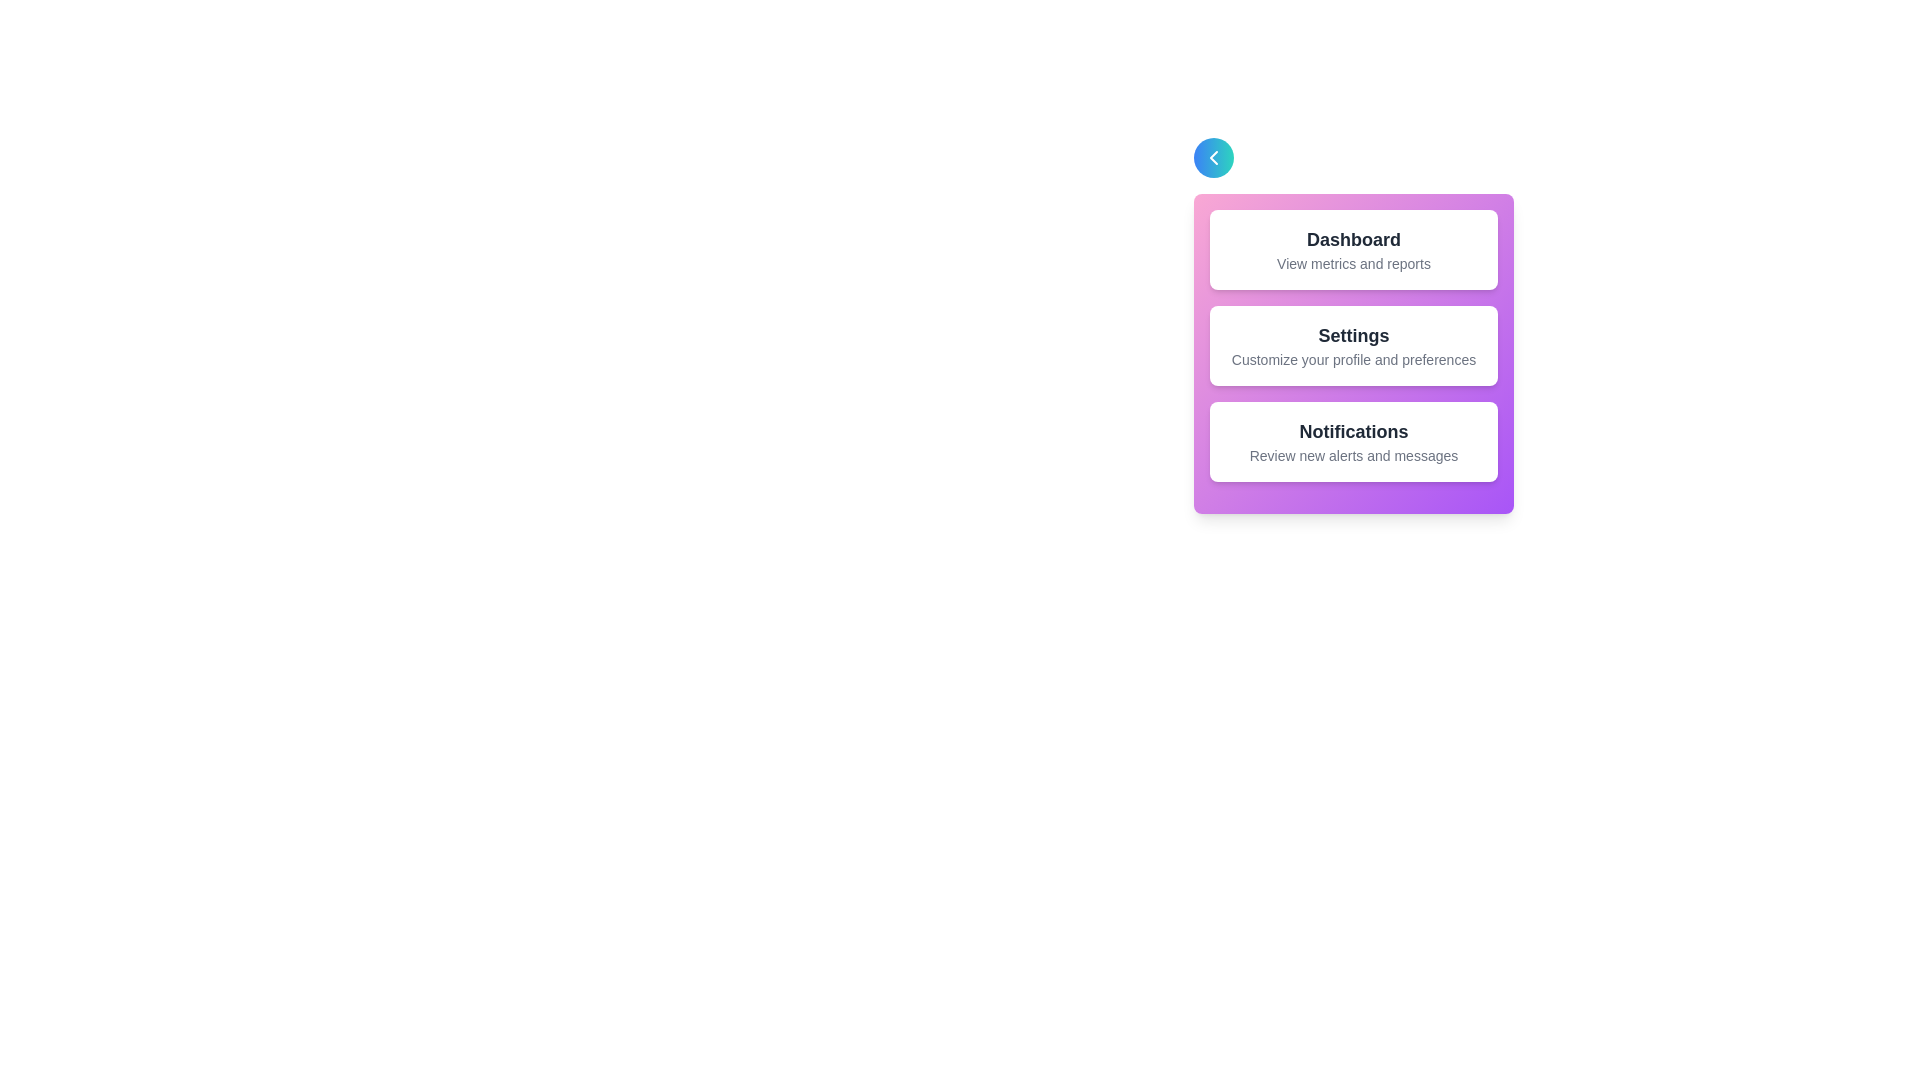  What do you see at coordinates (1353, 249) in the screenshot?
I see `the section titled 'Dashboard' to observe its visual effect` at bounding box center [1353, 249].